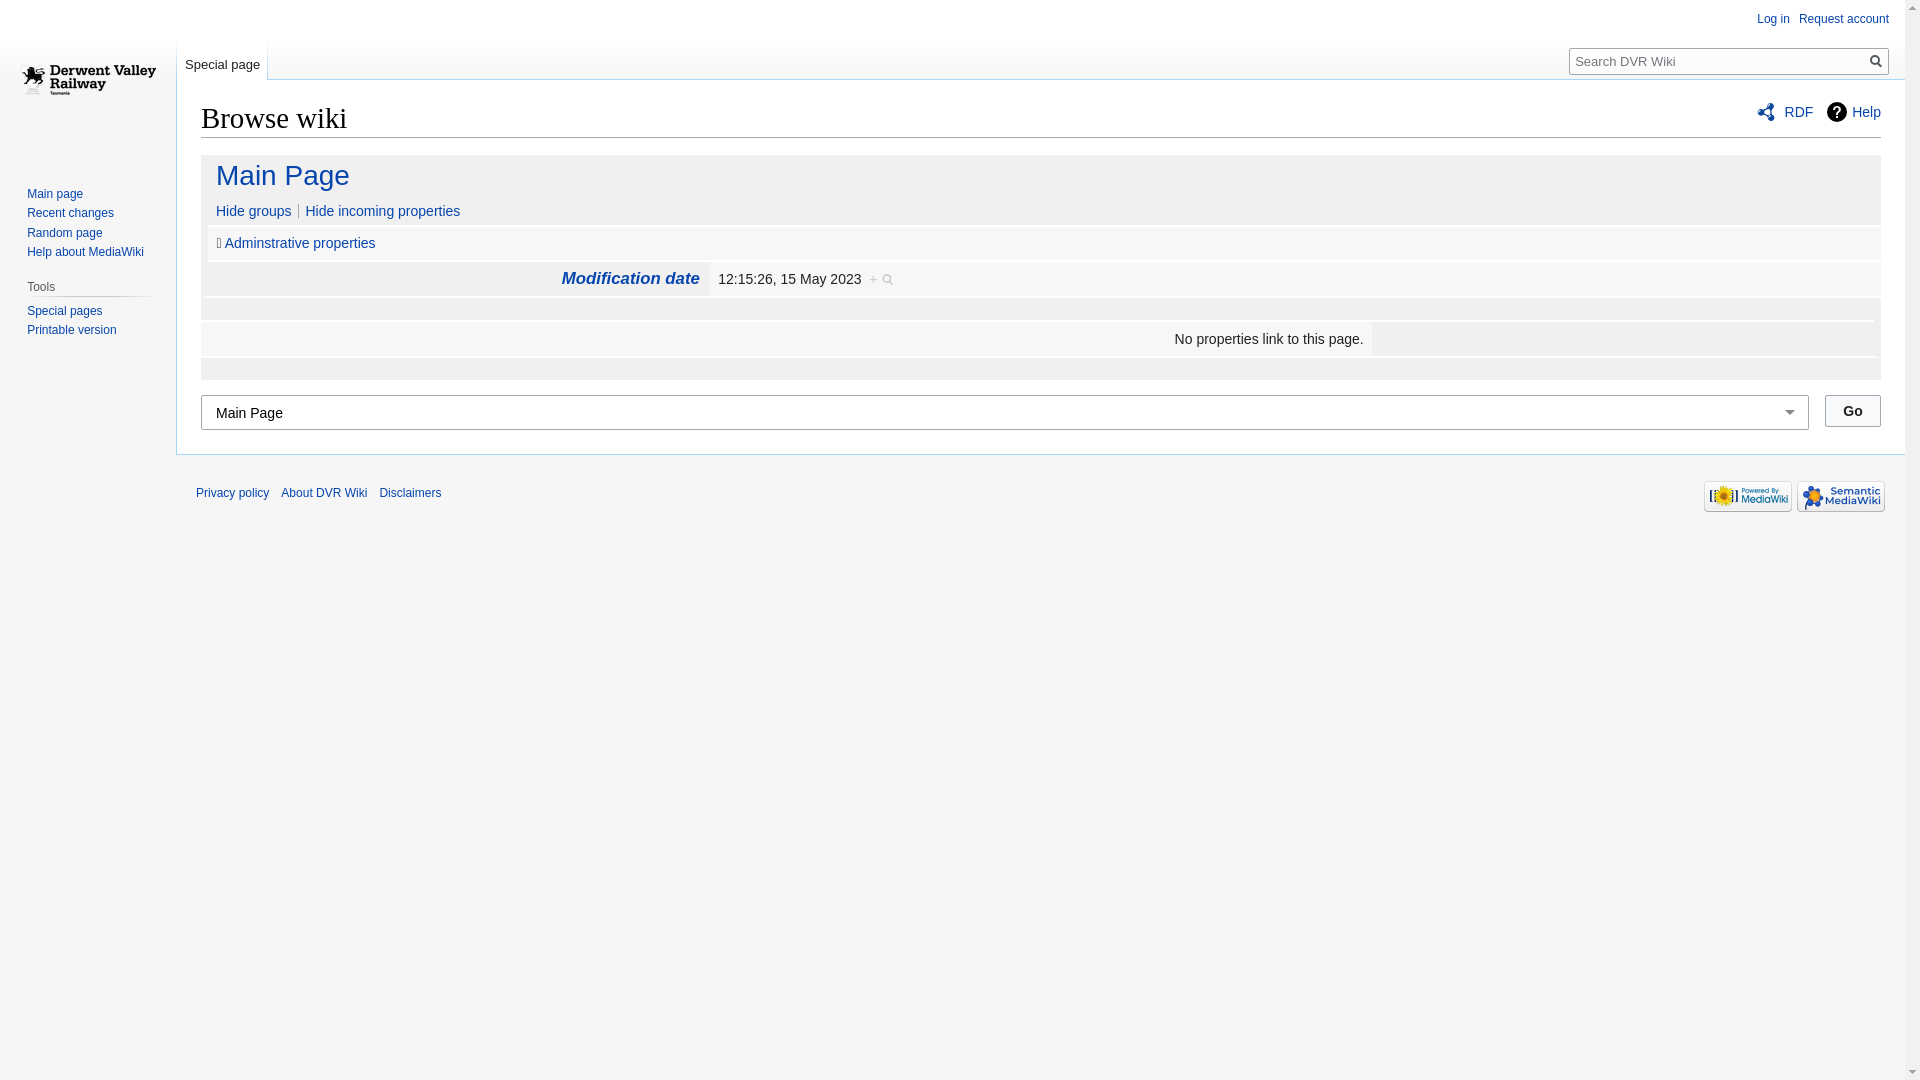 The image size is (1920, 1080). I want to click on 'Visit the main page', so click(86, 79).